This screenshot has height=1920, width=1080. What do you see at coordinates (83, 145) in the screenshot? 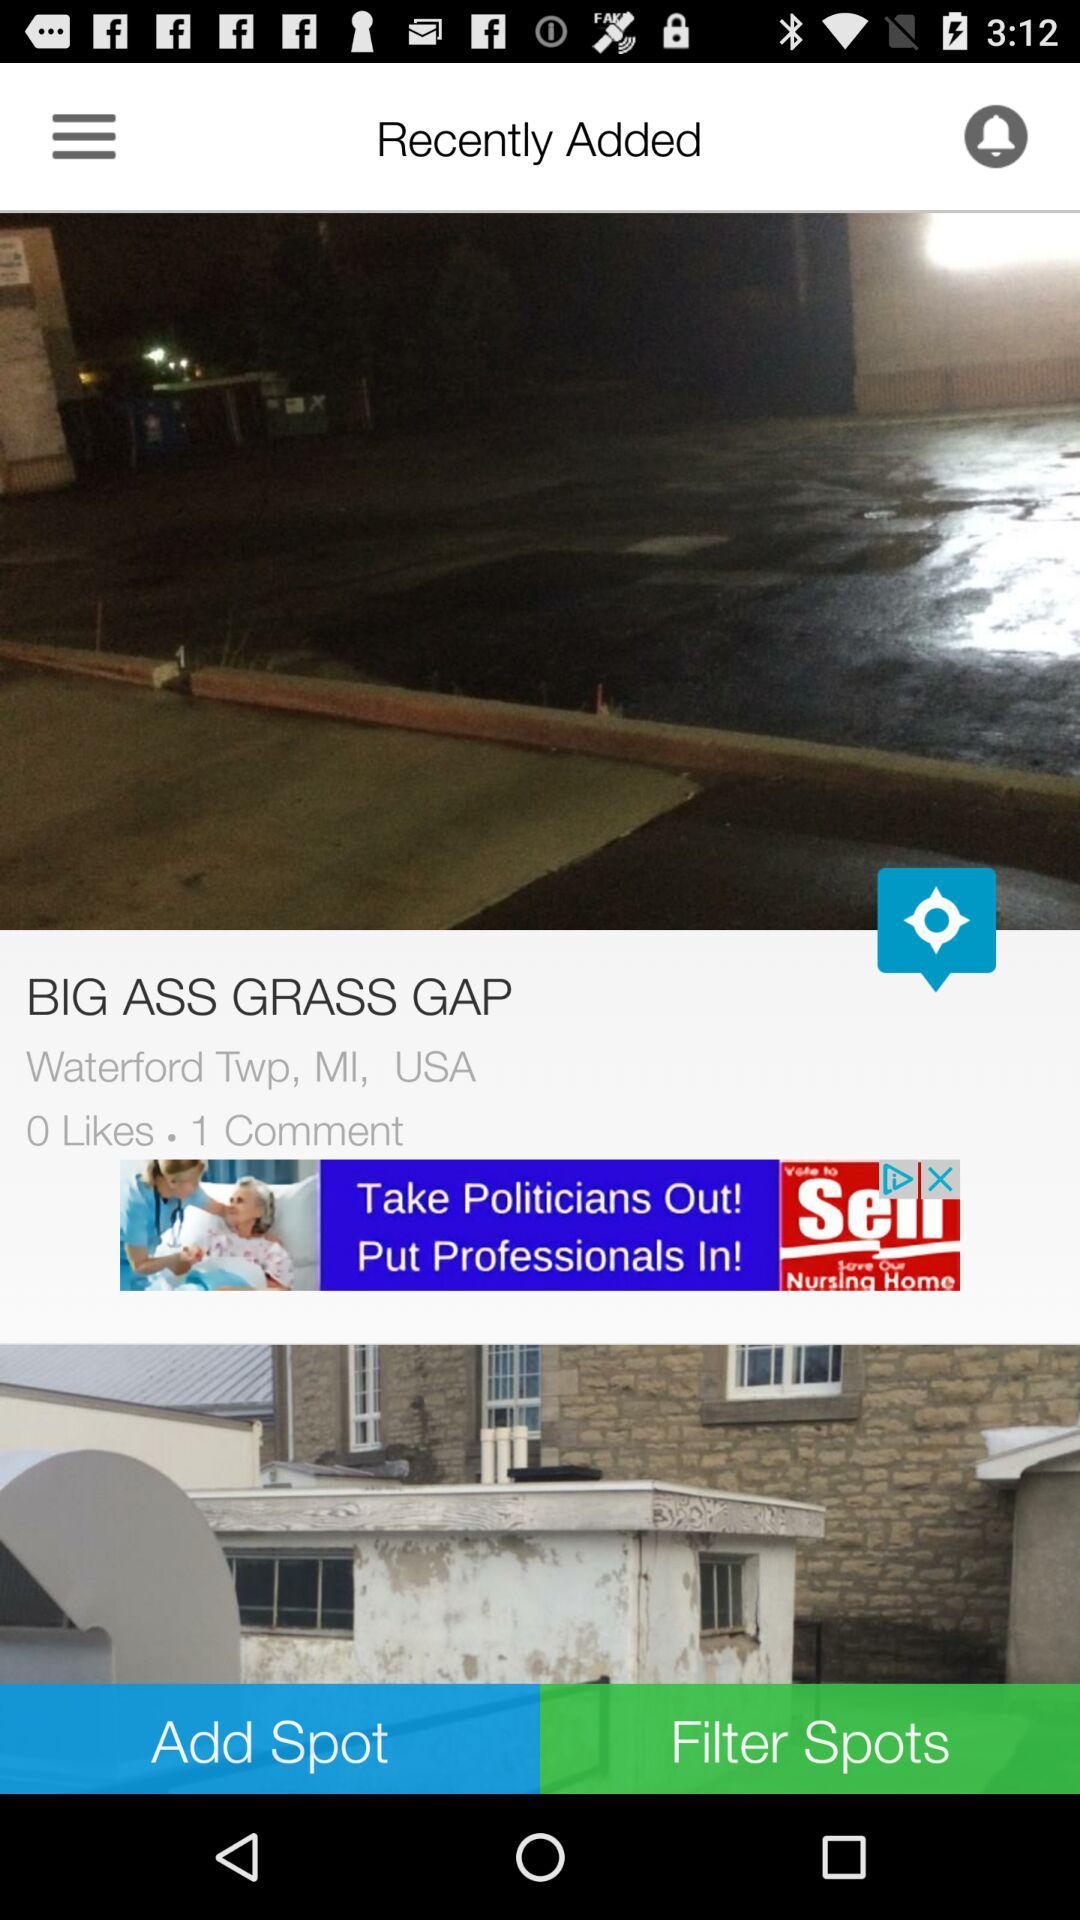
I see `the menu icon` at bounding box center [83, 145].